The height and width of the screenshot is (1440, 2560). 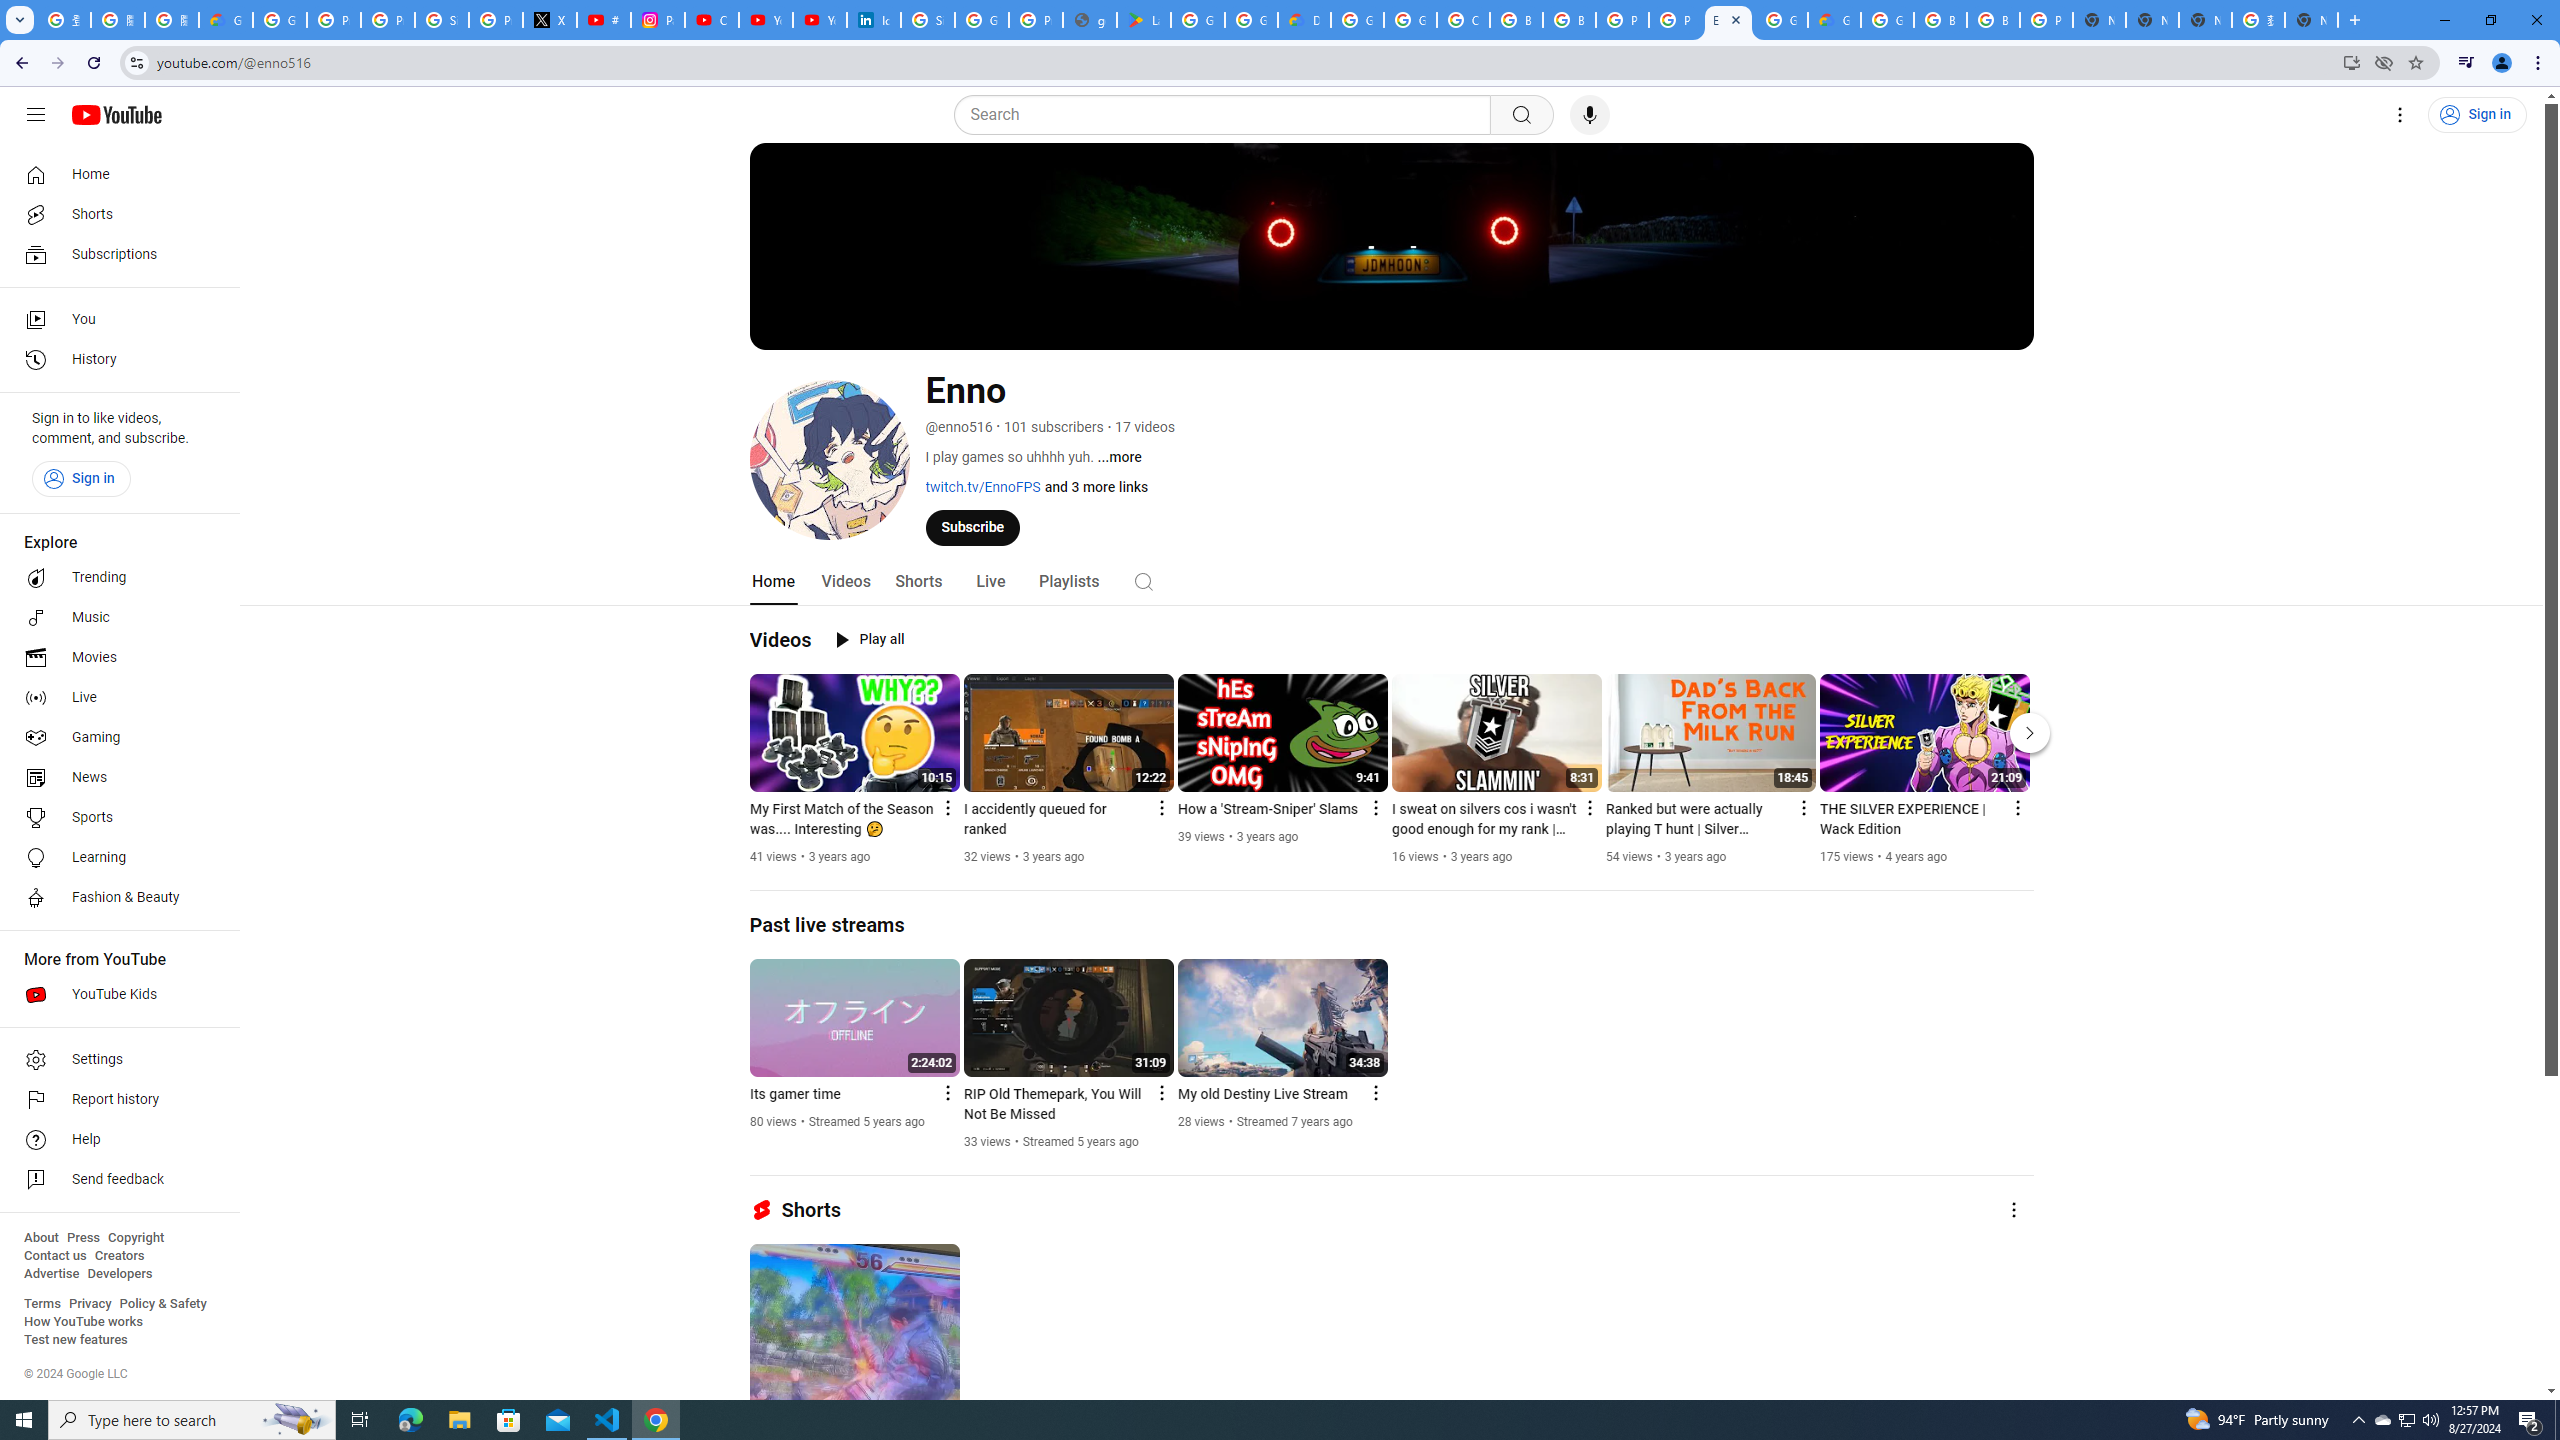 What do you see at coordinates (1728, 19) in the screenshot?
I see `'Enno - YouTube'` at bounding box center [1728, 19].